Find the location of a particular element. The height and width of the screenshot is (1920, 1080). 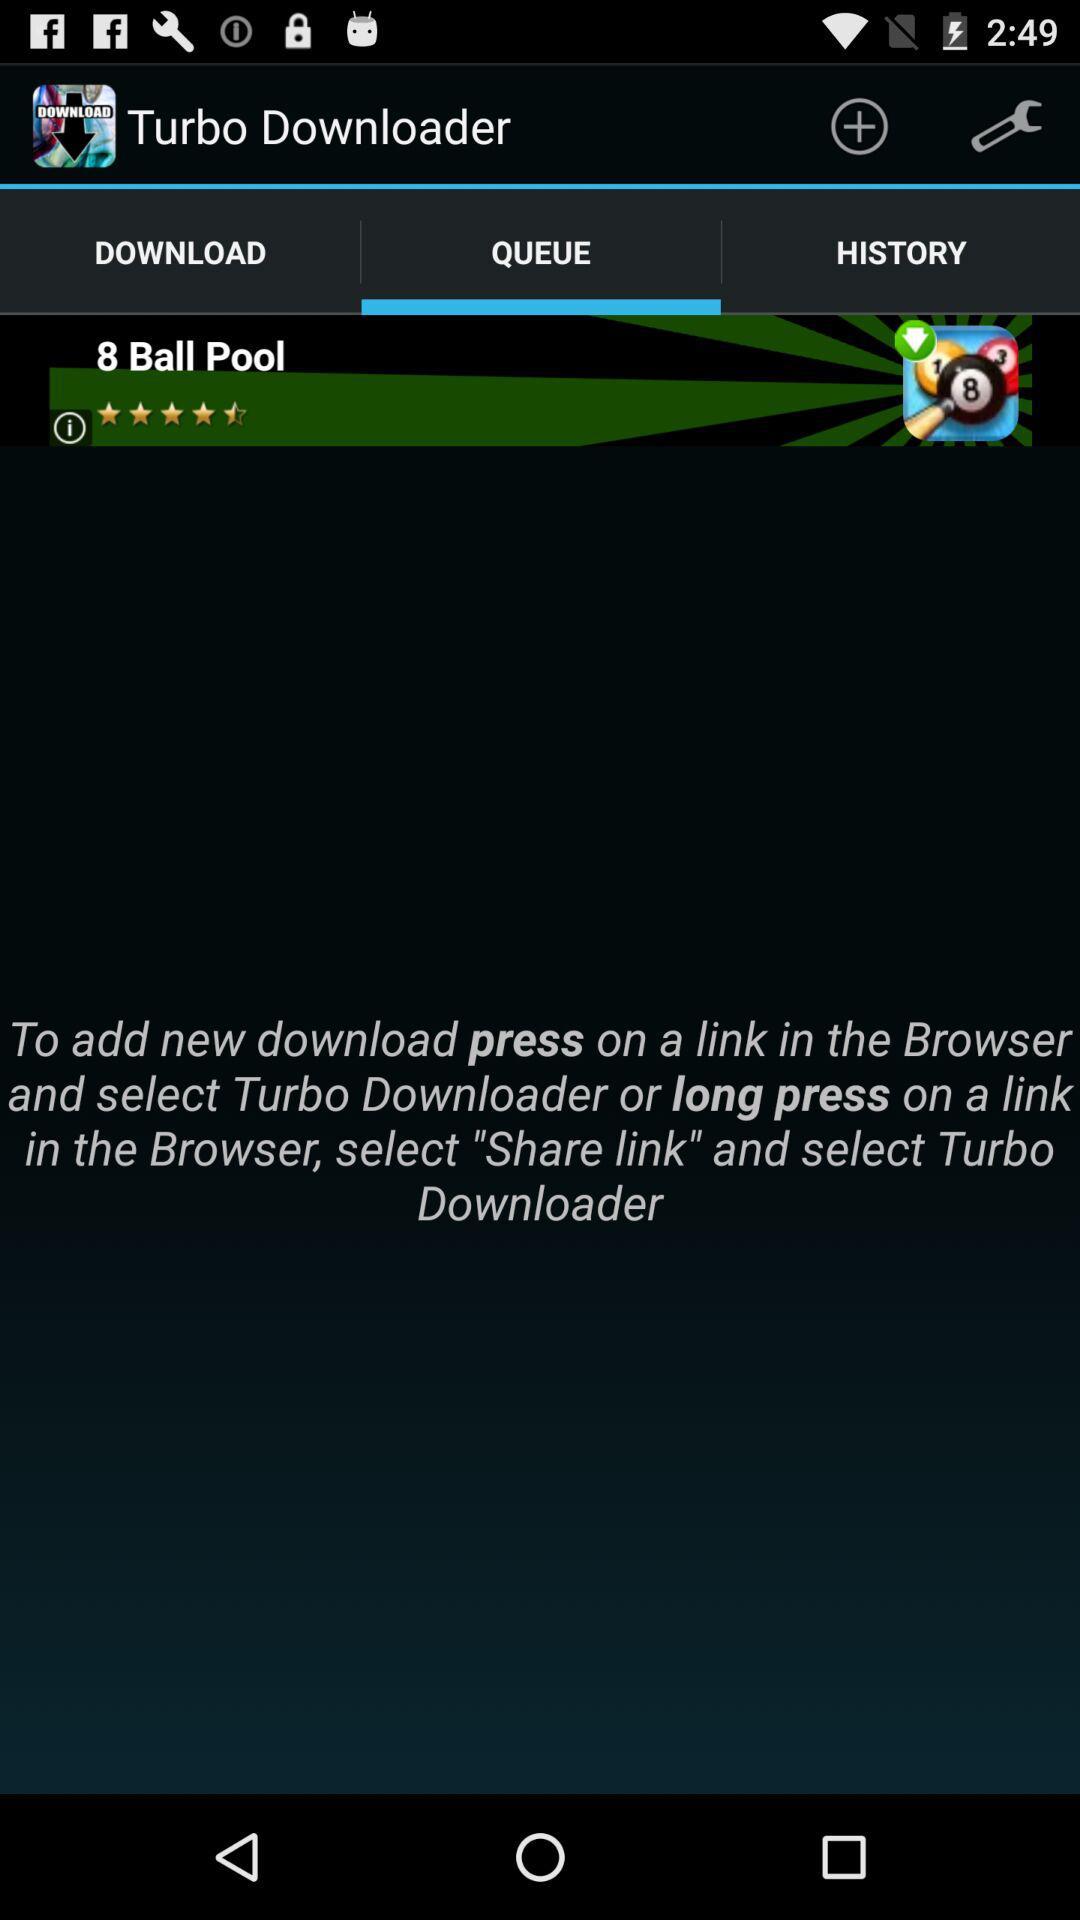

an advertisement of a mobile game is located at coordinates (538, 380).